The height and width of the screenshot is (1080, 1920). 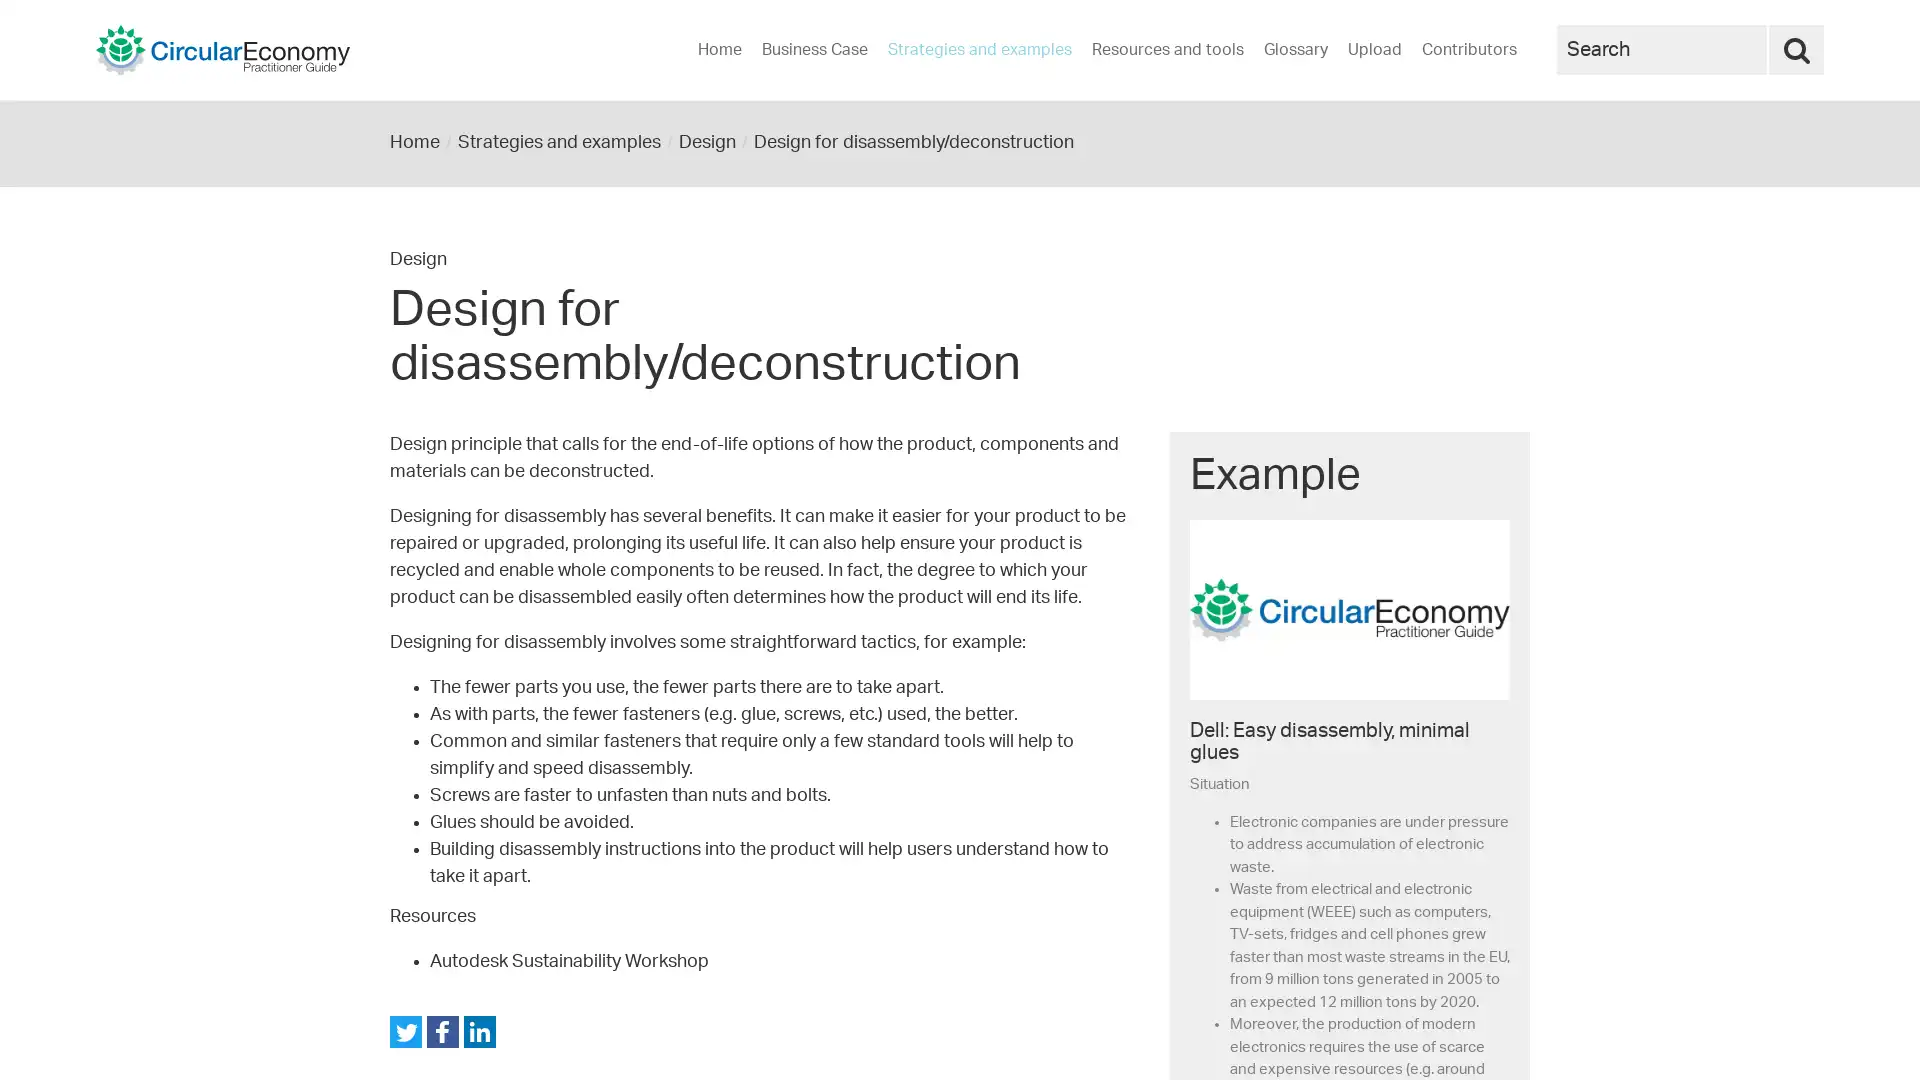 I want to click on Share to Facebook, so click(x=441, y=1032).